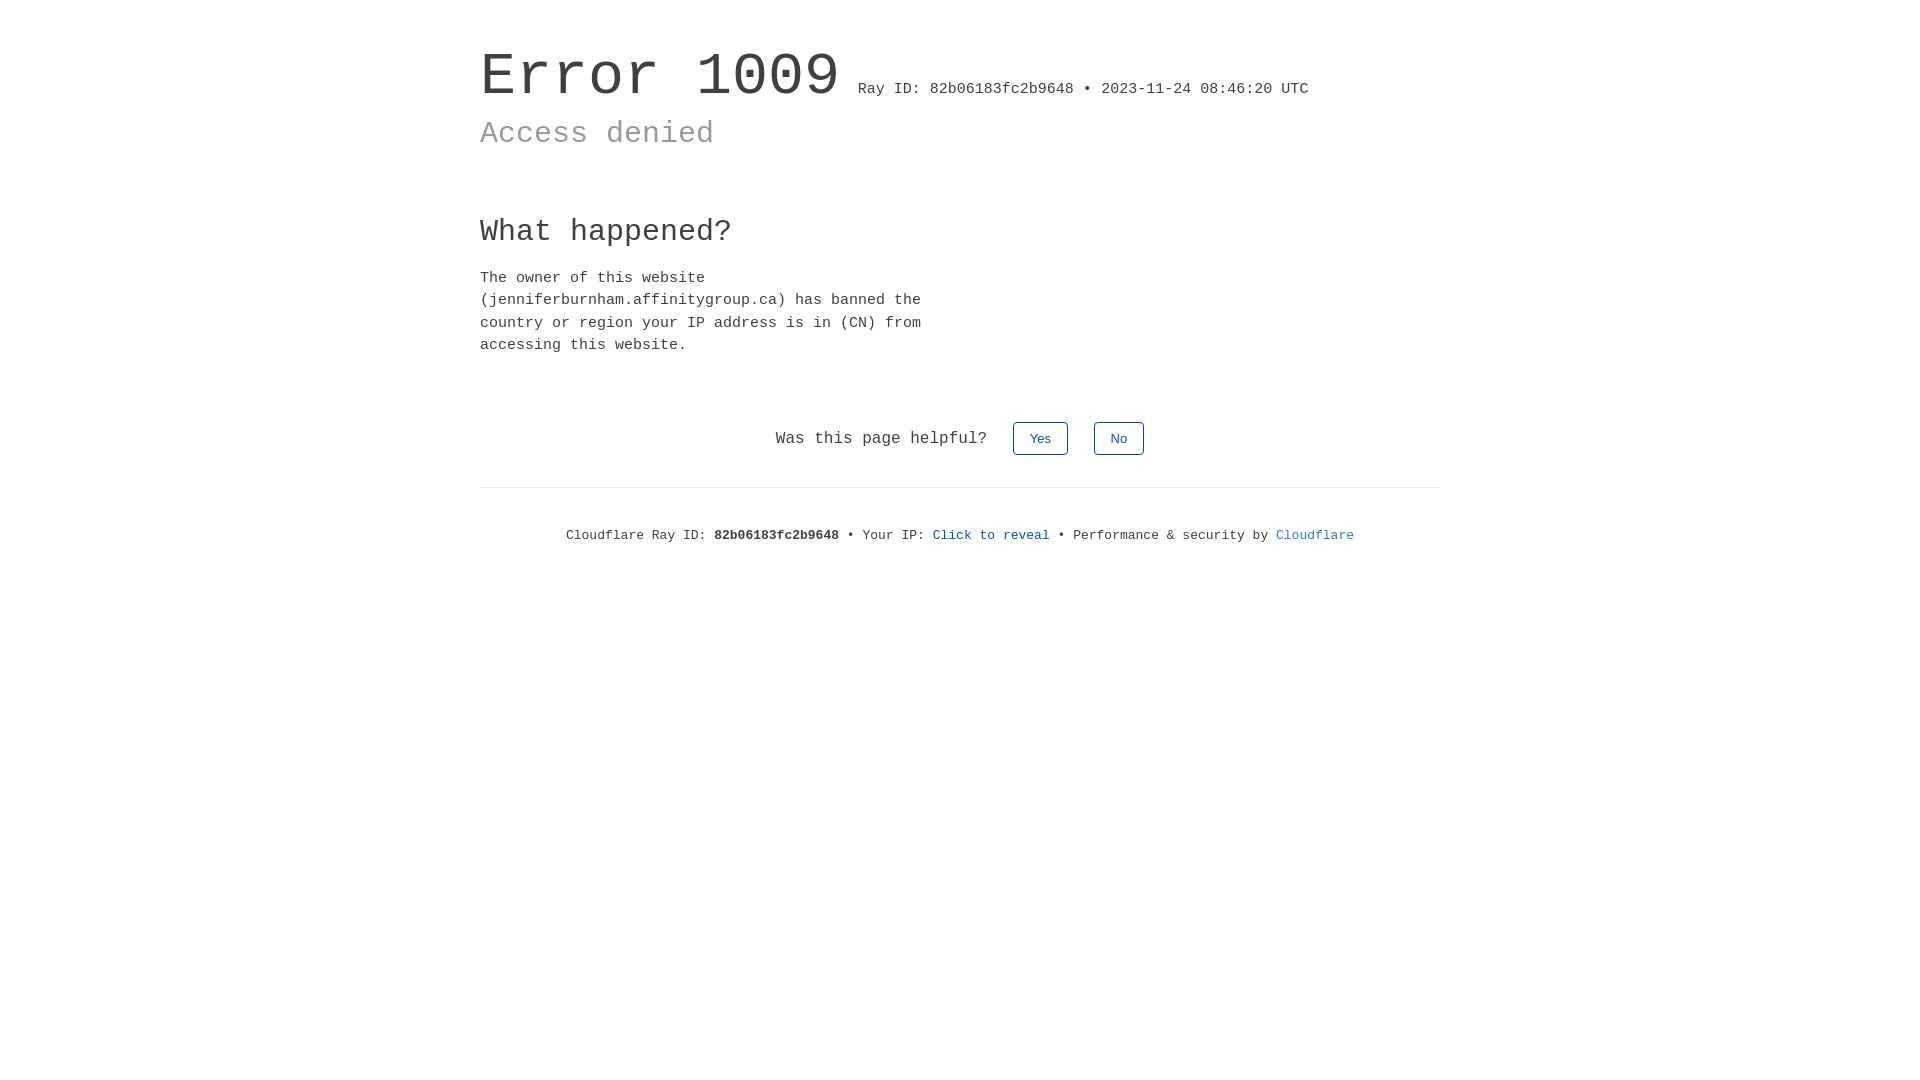 The height and width of the screenshot is (1080, 1920). Describe the element at coordinates (1040, 437) in the screenshot. I see `'Yes'` at that location.